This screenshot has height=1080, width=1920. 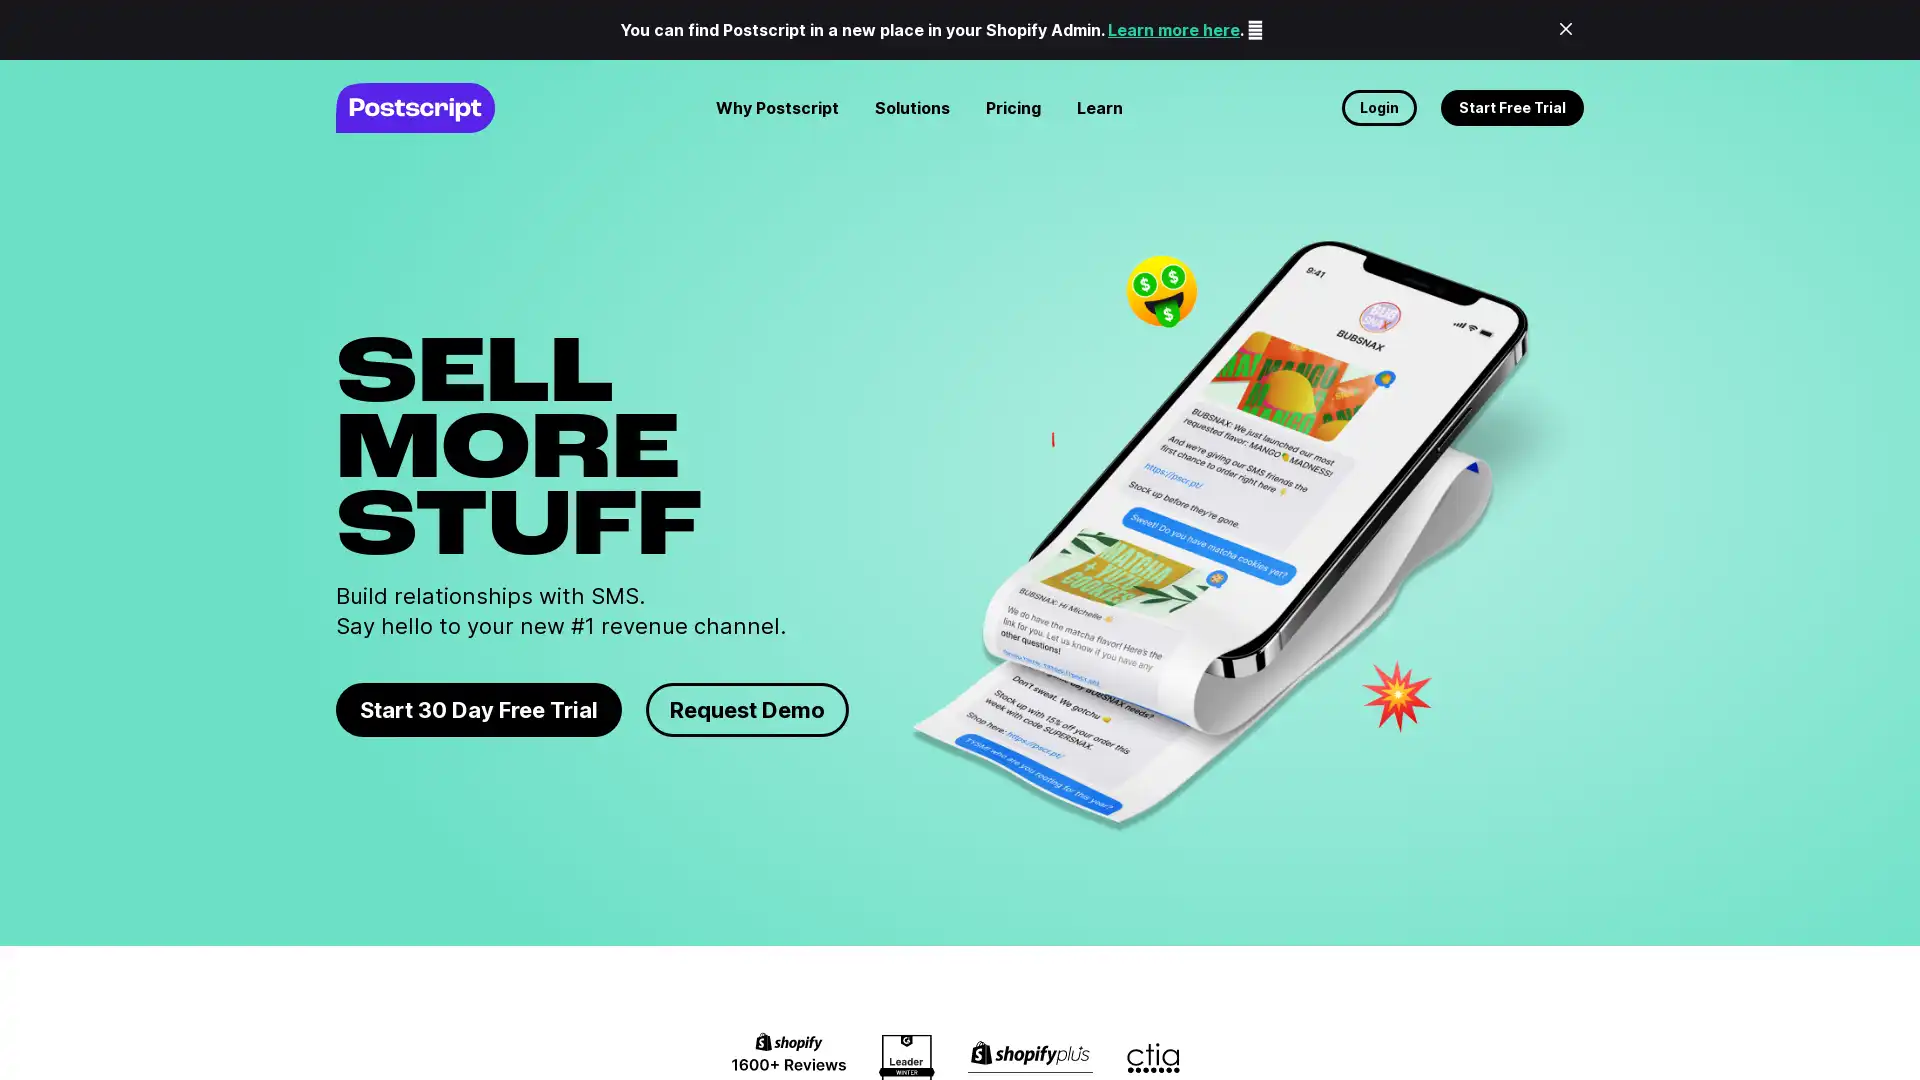 What do you see at coordinates (1512, 107) in the screenshot?
I see `Start Free Trial` at bounding box center [1512, 107].